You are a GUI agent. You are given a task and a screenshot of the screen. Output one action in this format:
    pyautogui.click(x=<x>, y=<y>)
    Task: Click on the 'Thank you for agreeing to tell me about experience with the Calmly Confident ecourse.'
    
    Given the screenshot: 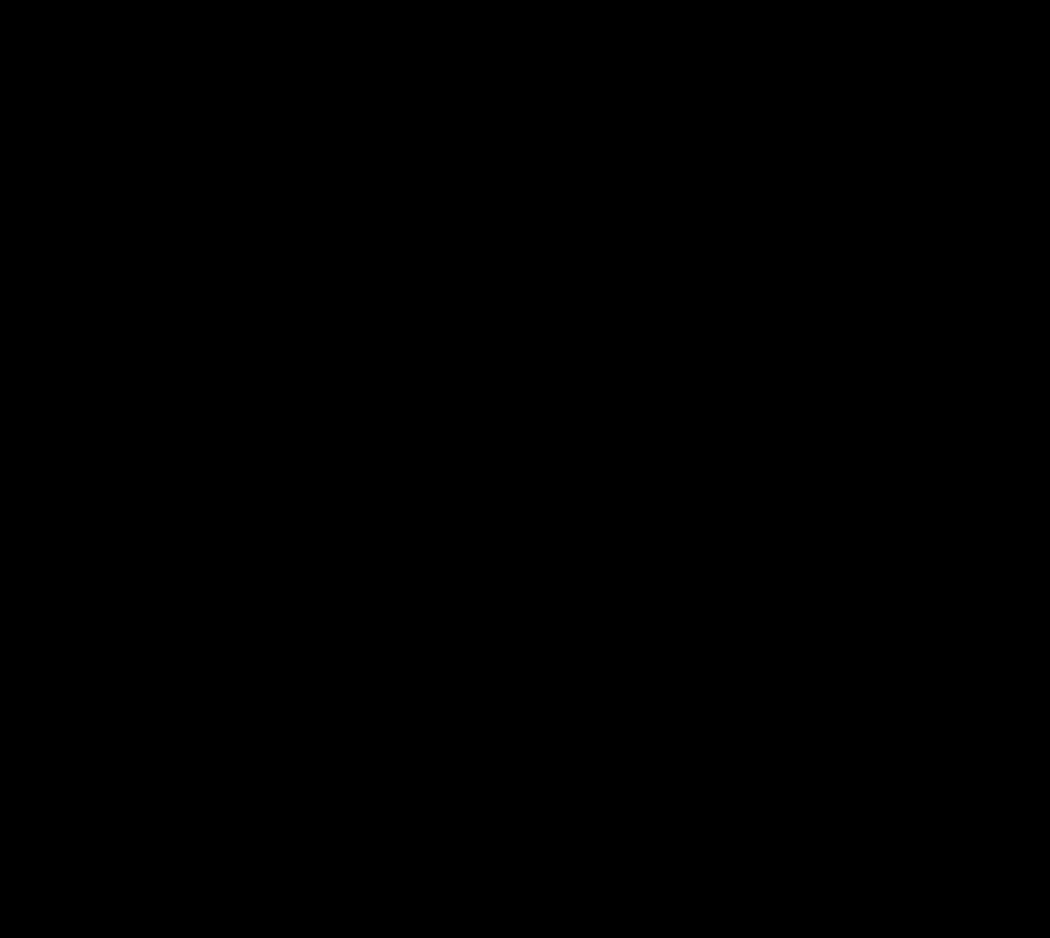 What is the action you would take?
    pyautogui.click(x=507, y=436)
    